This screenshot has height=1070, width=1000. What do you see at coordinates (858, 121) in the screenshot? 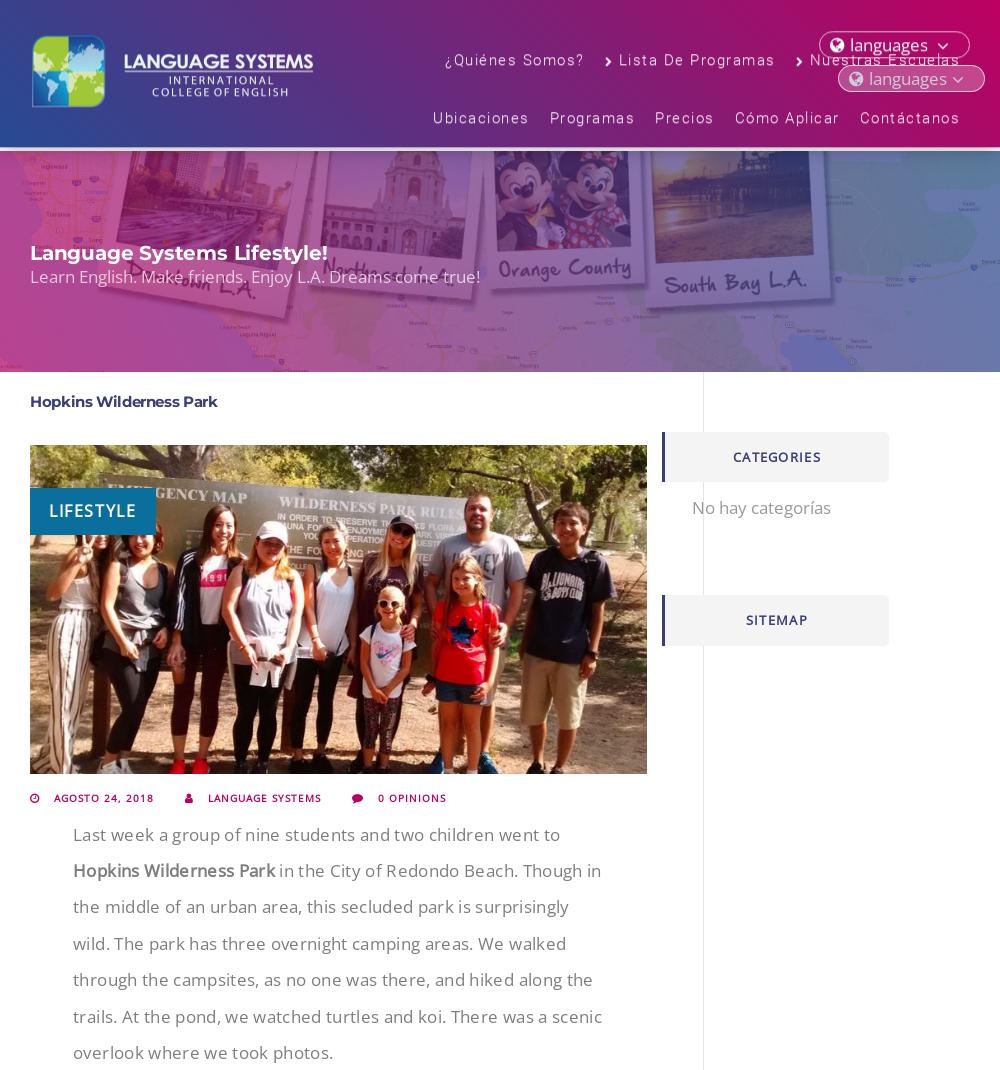
I see `'Contáctanos'` at bounding box center [858, 121].